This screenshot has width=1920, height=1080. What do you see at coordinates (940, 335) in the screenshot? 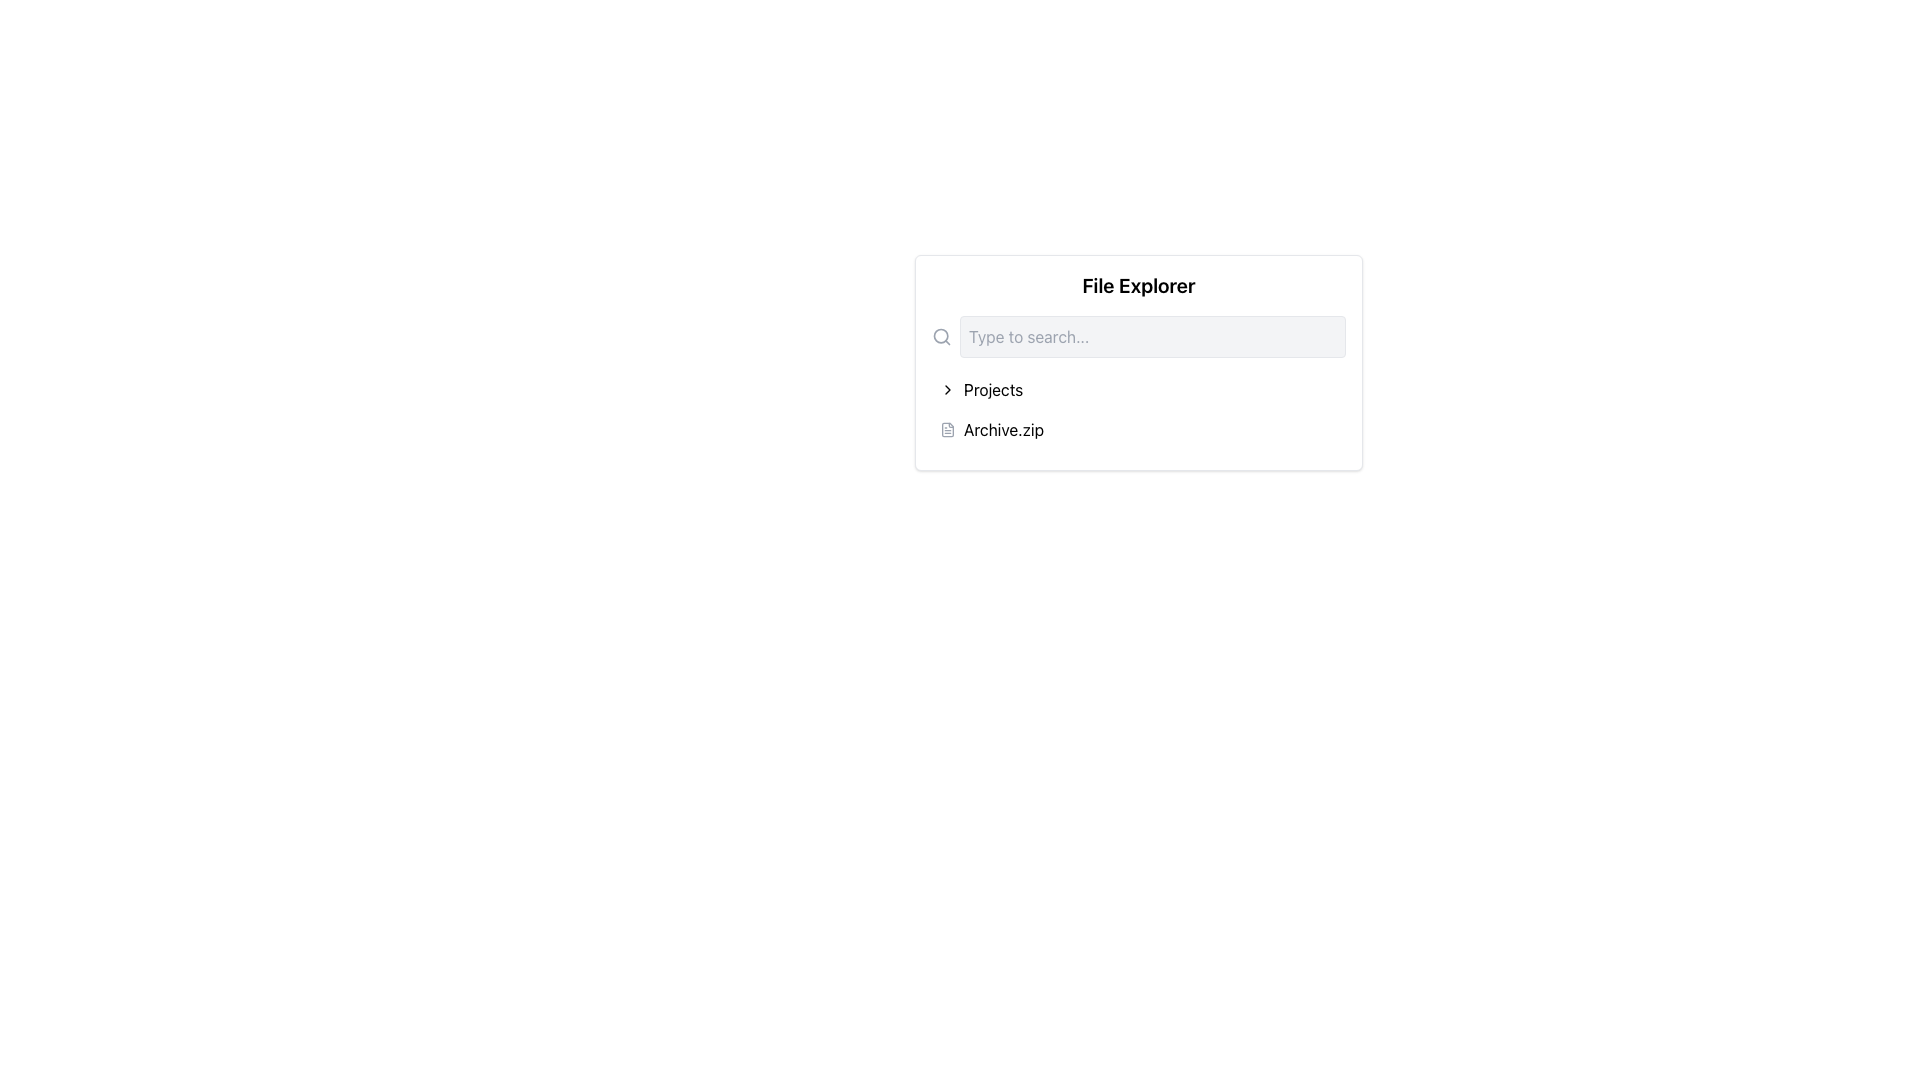
I see `the circular magnifying glass icon with a thin outline, located to the left of the search text input field in the top-center of the 'File Explorer' panel` at bounding box center [940, 335].